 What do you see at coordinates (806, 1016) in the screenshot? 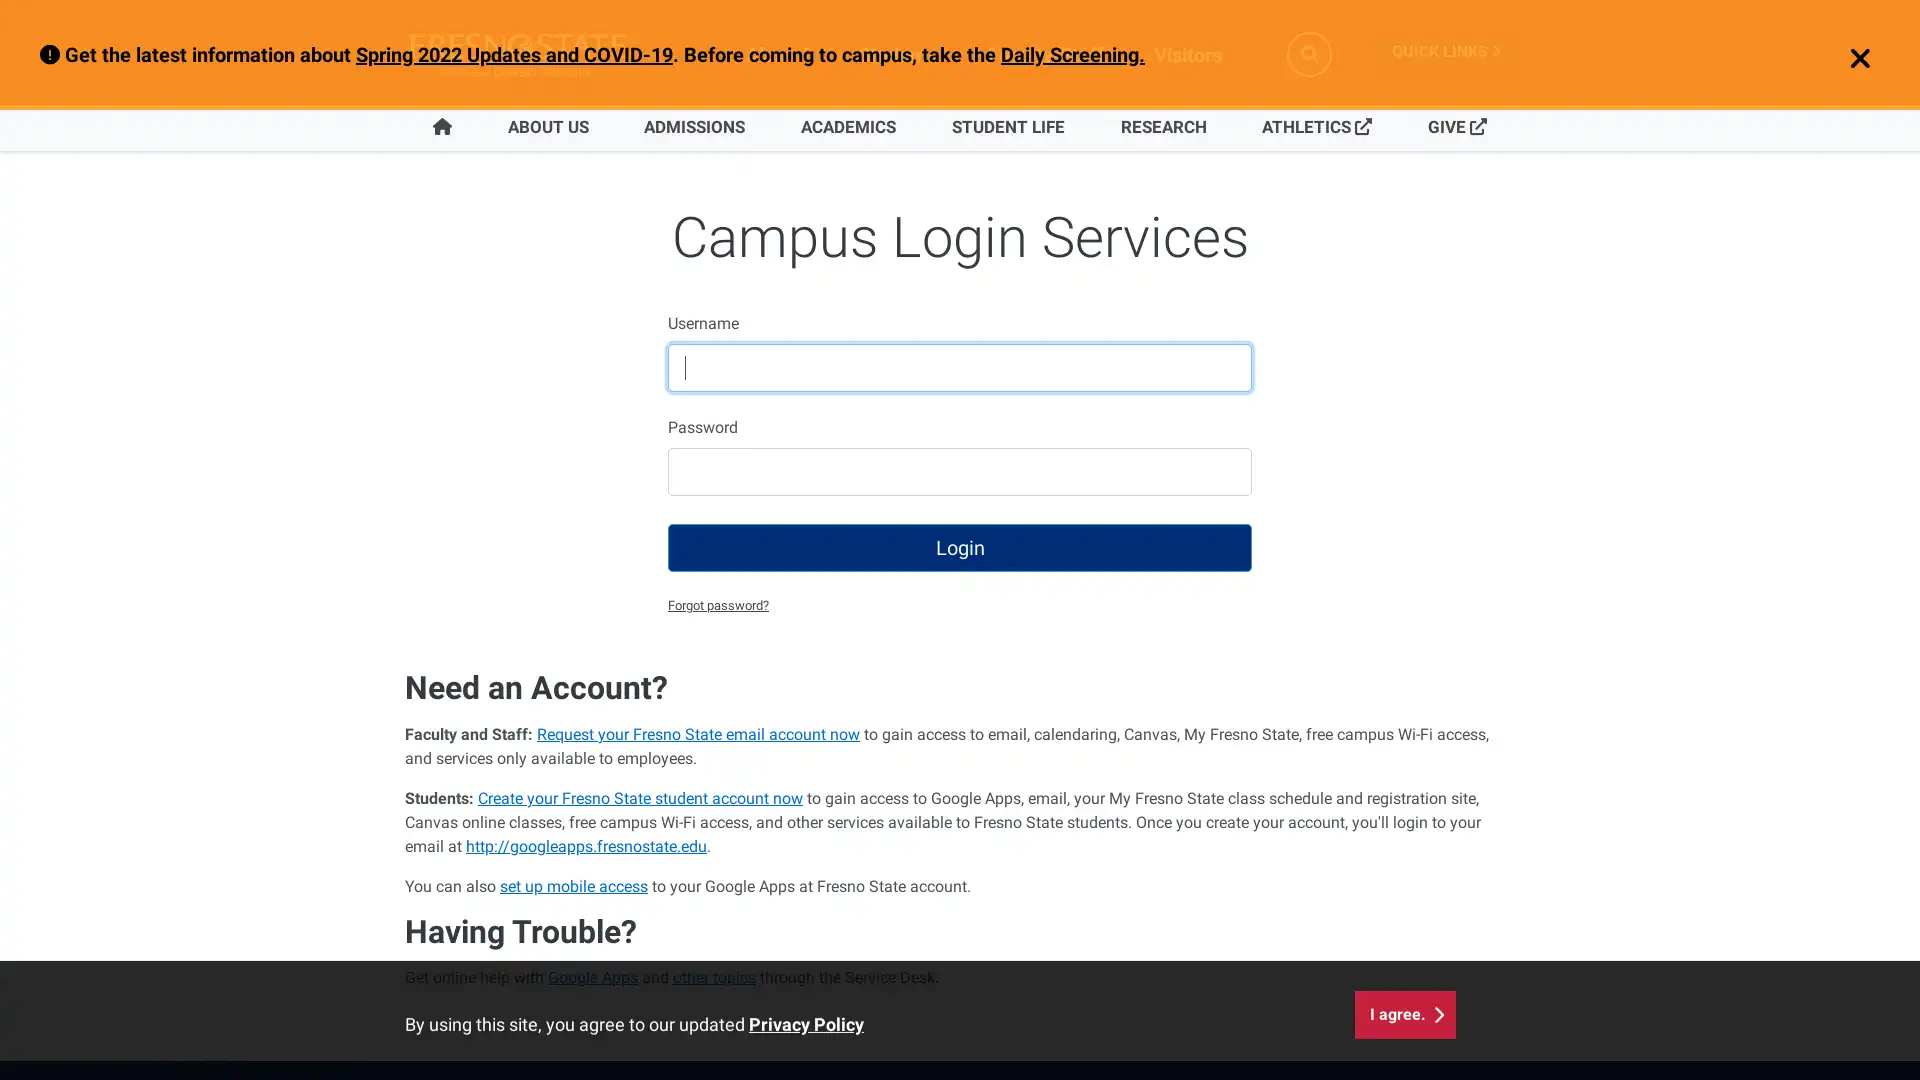
I see `learn more about cookies` at bounding box center [806, 1016].